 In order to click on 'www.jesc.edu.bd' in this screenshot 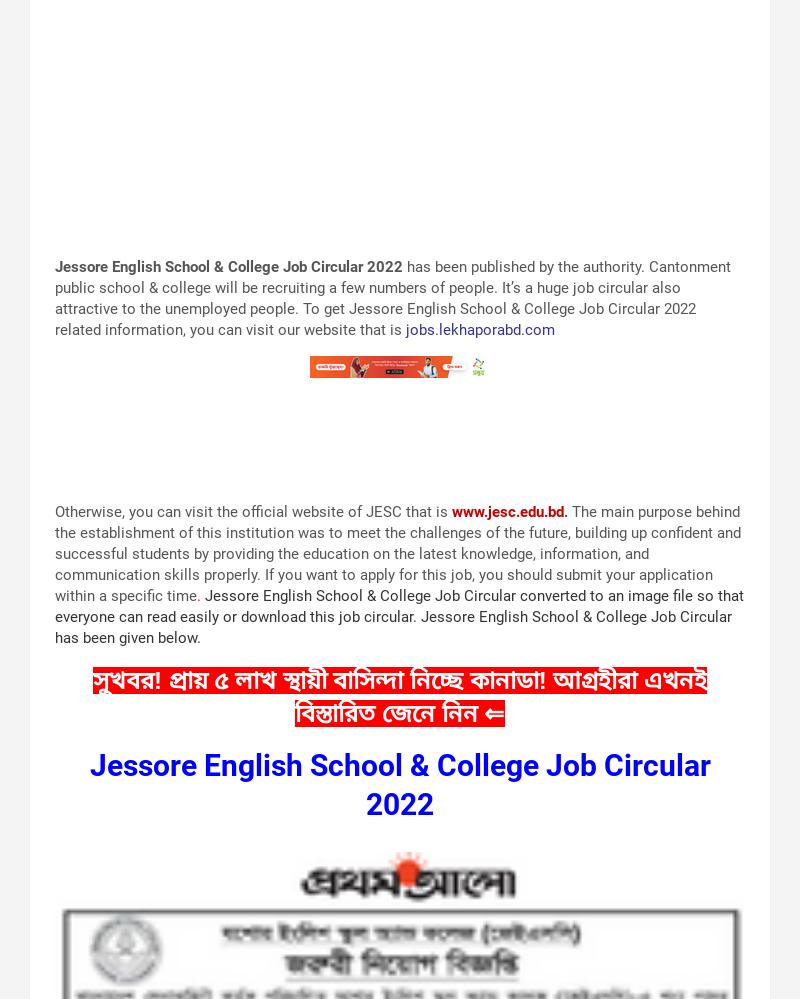, I will do `click(507, 509)`.